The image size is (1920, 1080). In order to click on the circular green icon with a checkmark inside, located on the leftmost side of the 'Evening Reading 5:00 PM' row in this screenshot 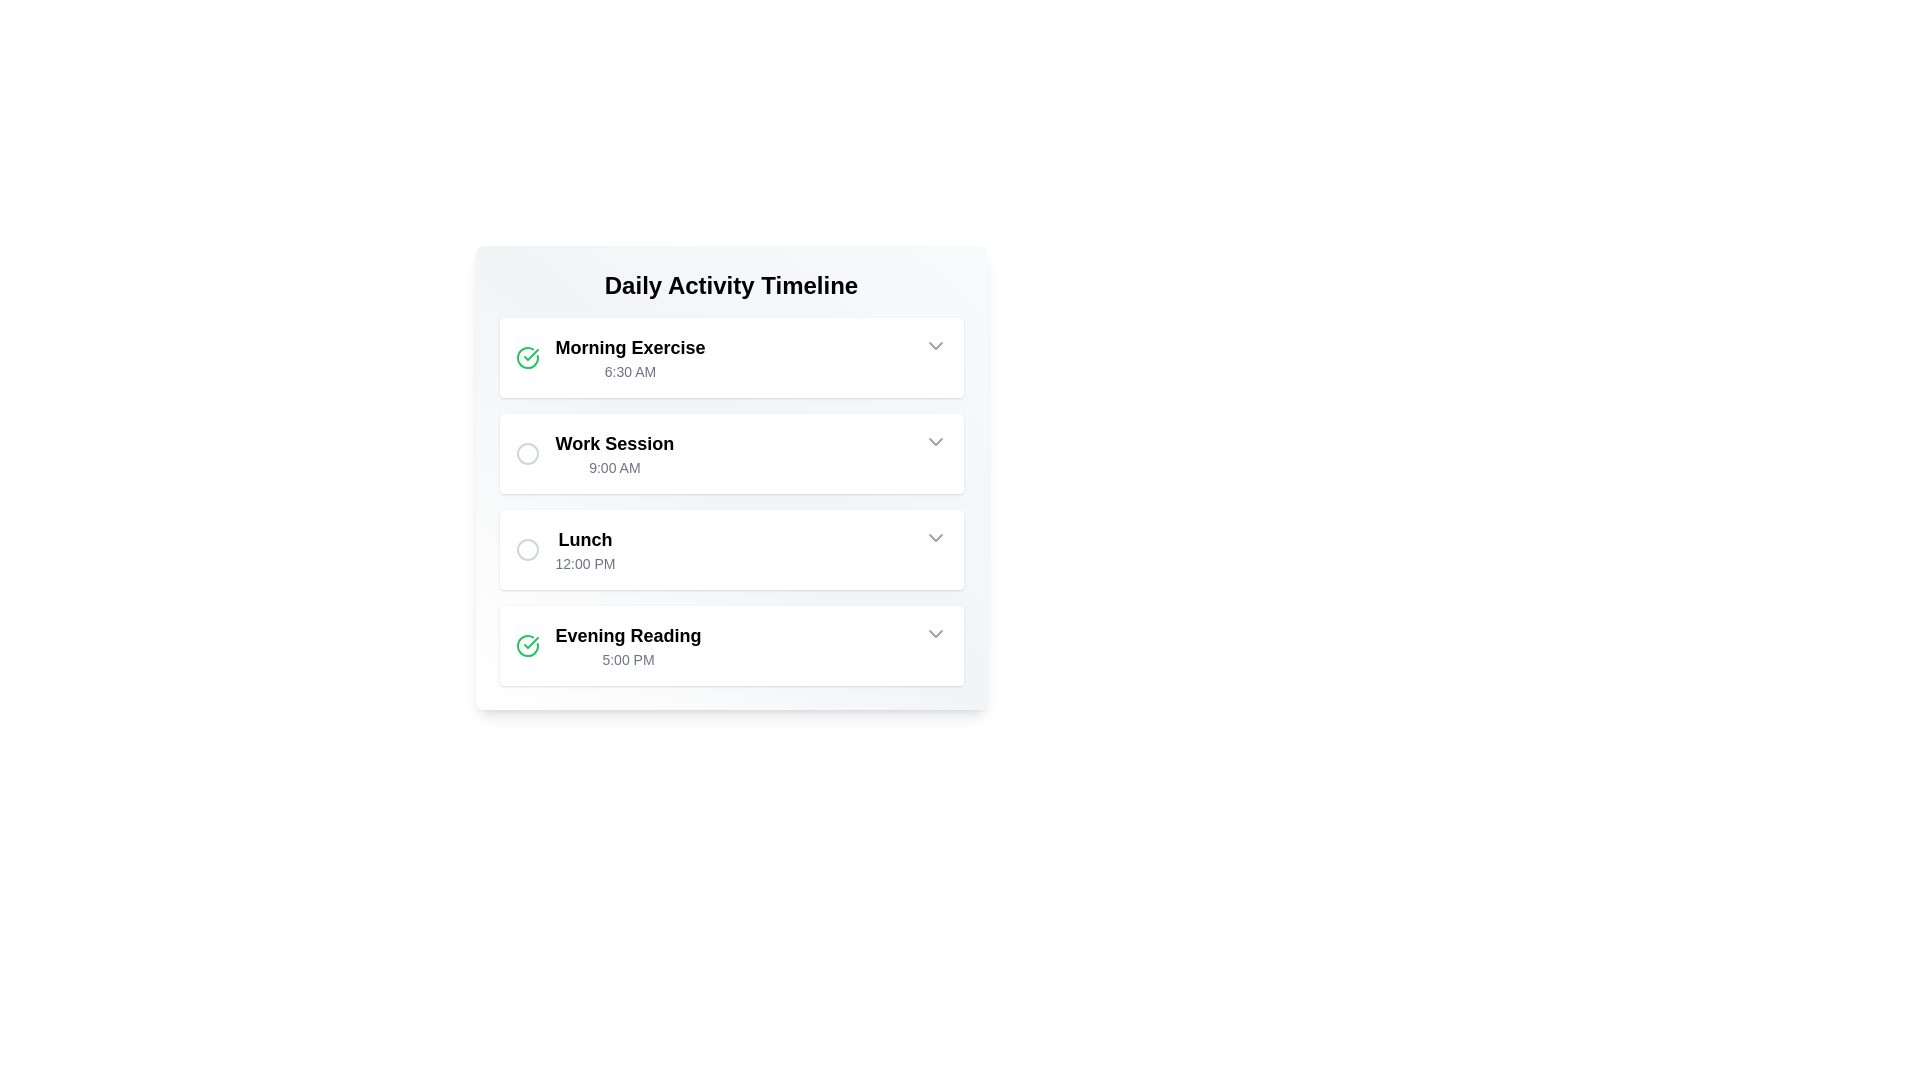, I will do `click(527, 645)`.